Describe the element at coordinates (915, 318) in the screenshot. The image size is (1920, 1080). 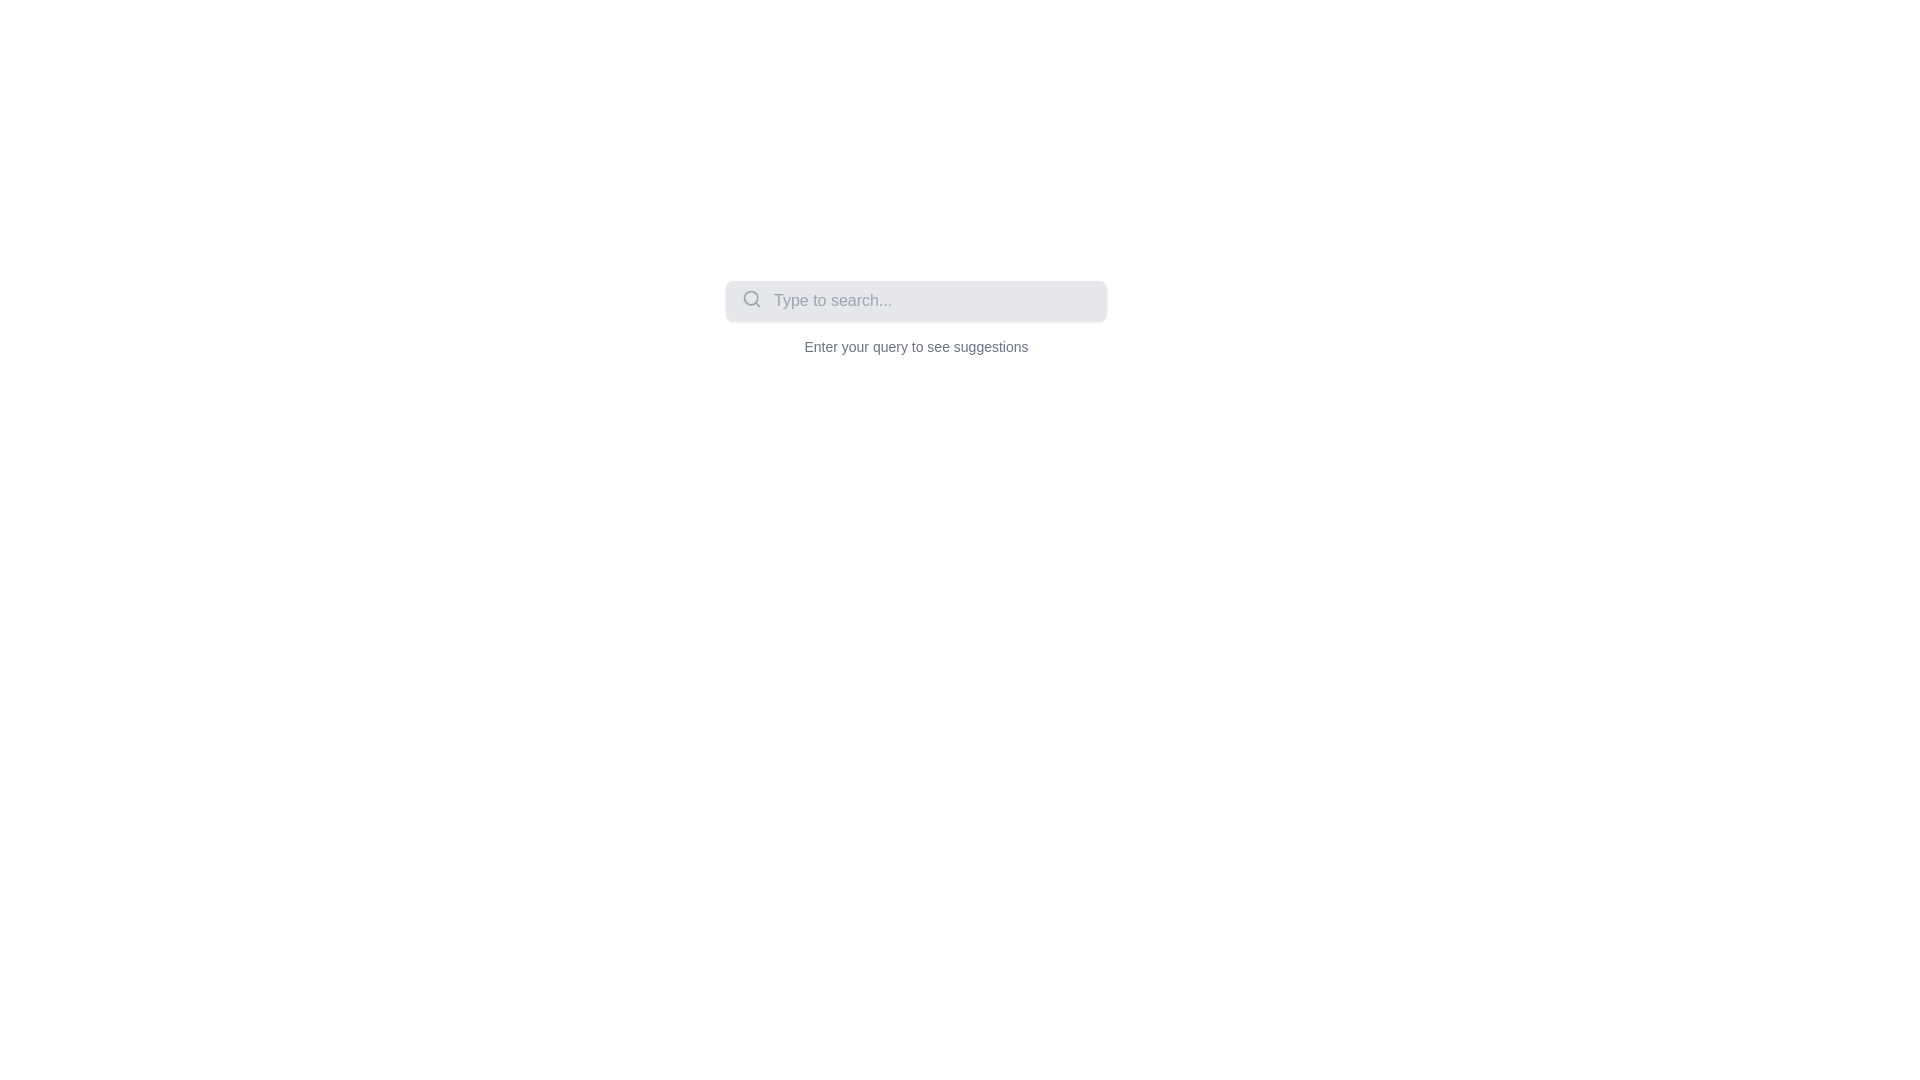
I see `the search icon in the search bar that has placeholder text 'Type to search...' and descriptive text 'Enter your query` at that location.